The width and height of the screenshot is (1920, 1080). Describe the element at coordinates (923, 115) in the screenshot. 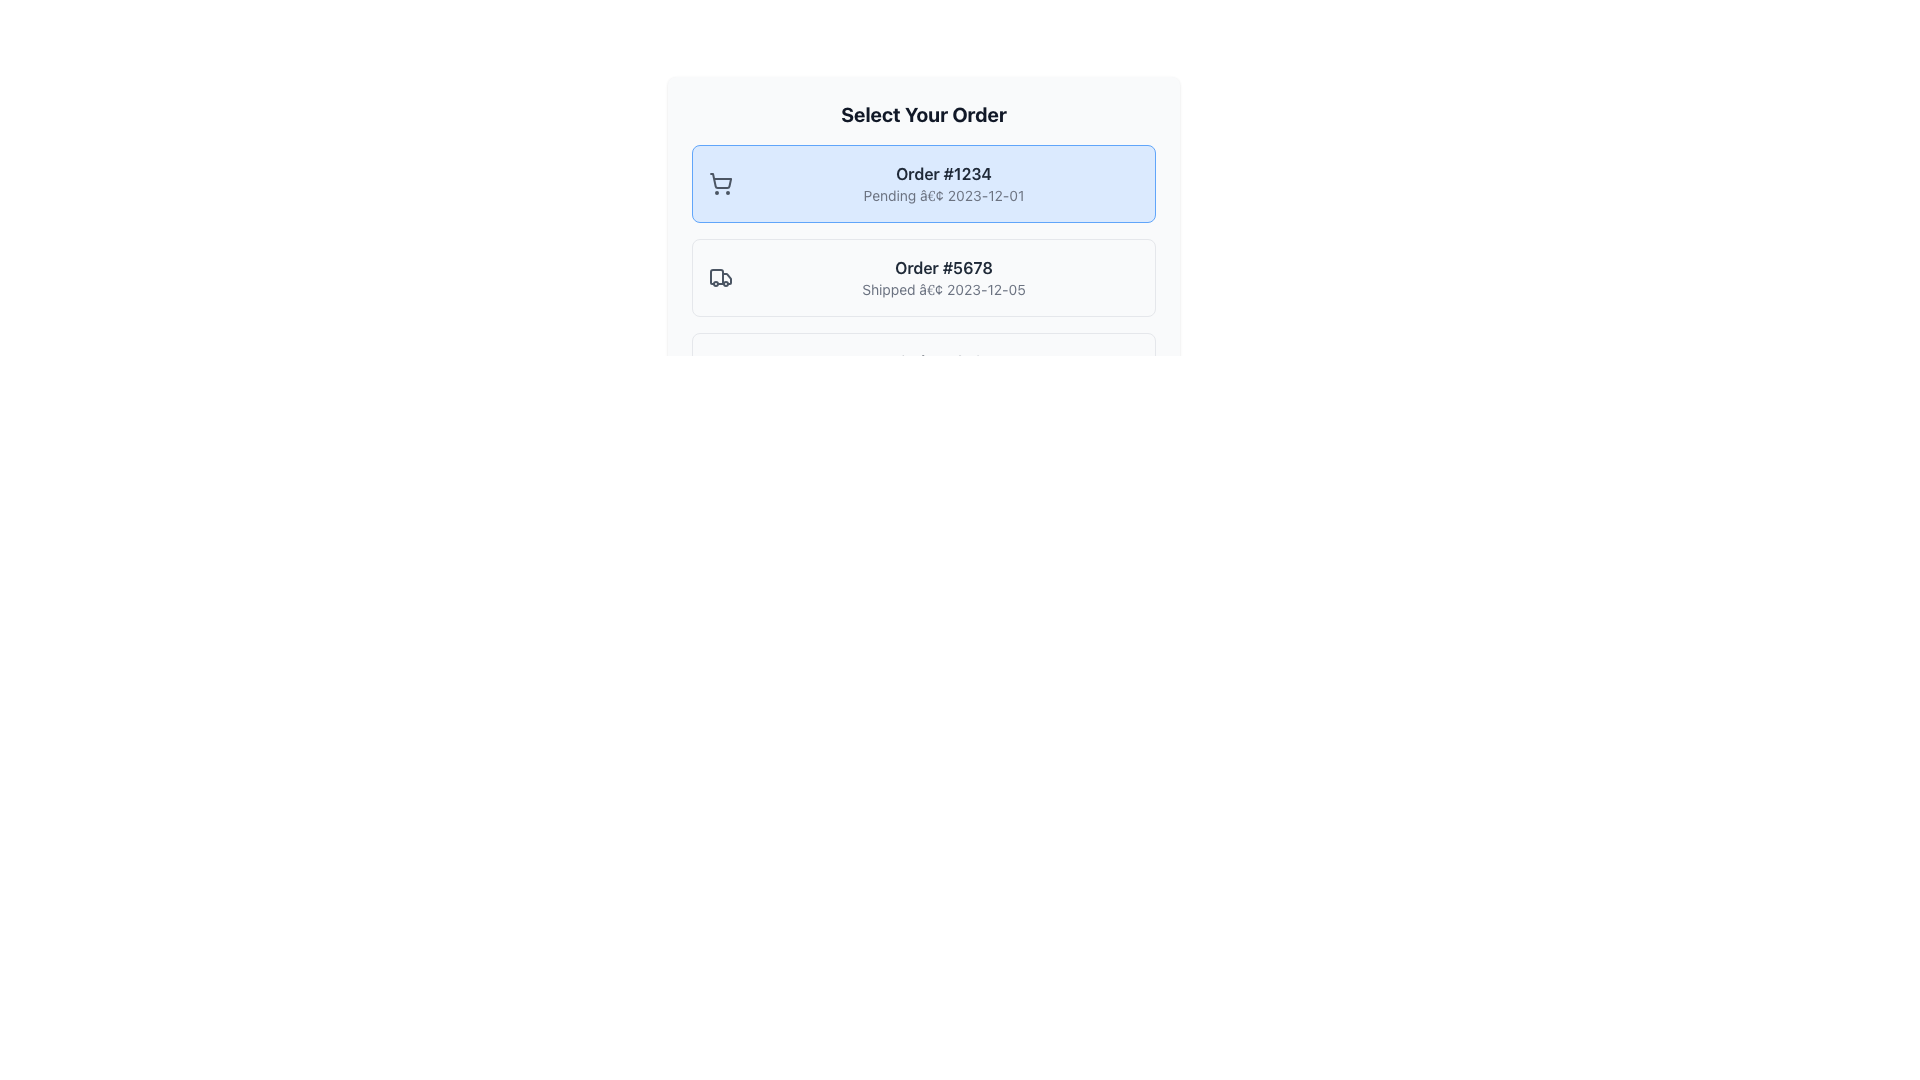

I see `the header text that serves as the title for the list of orders, positioned at the top inside a section with a rounded border` at that location.